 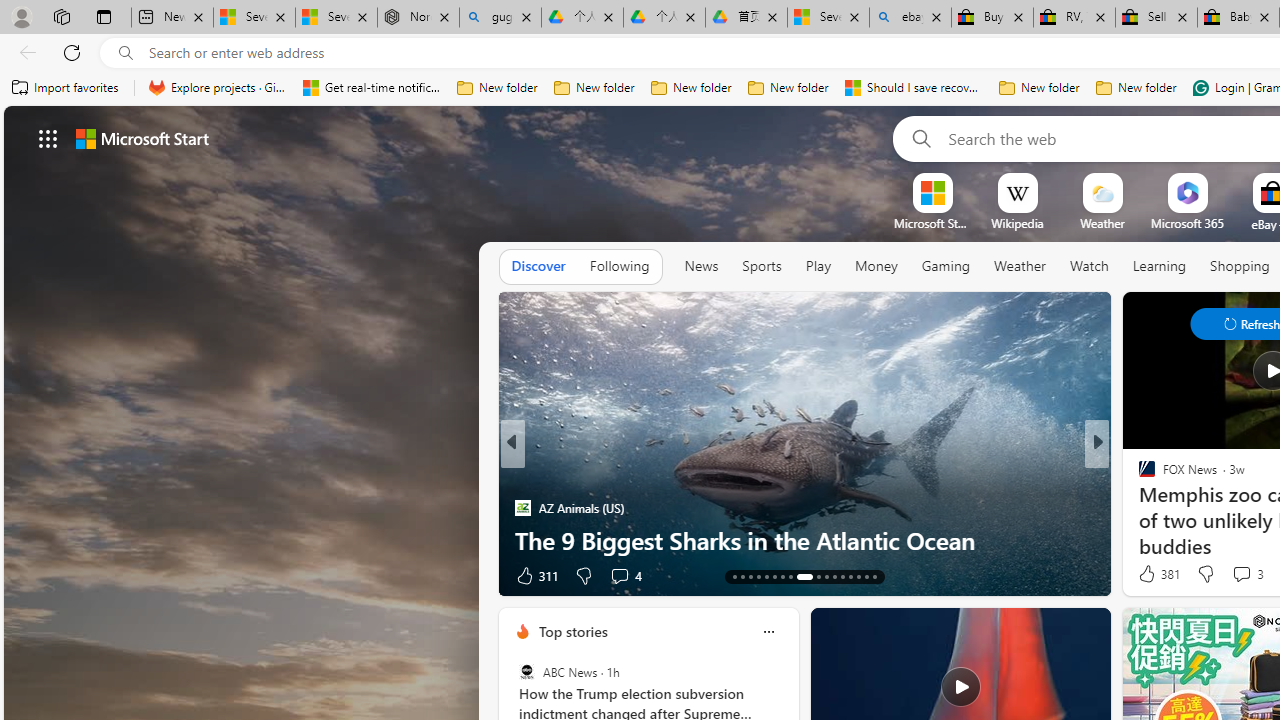 I want to click on 'Personal Profile', so click(x=21, y=16).